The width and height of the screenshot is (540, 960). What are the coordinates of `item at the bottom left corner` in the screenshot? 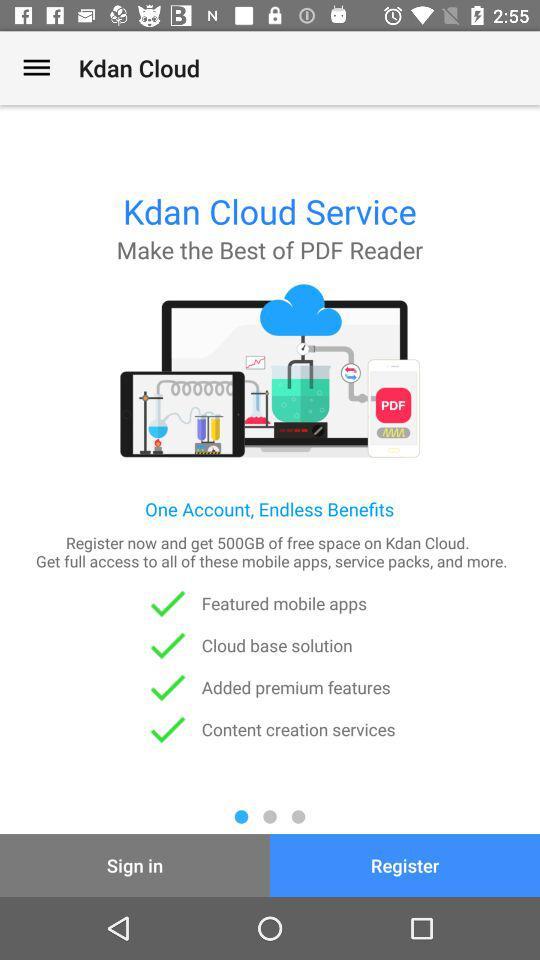 It's located at (135, 864).